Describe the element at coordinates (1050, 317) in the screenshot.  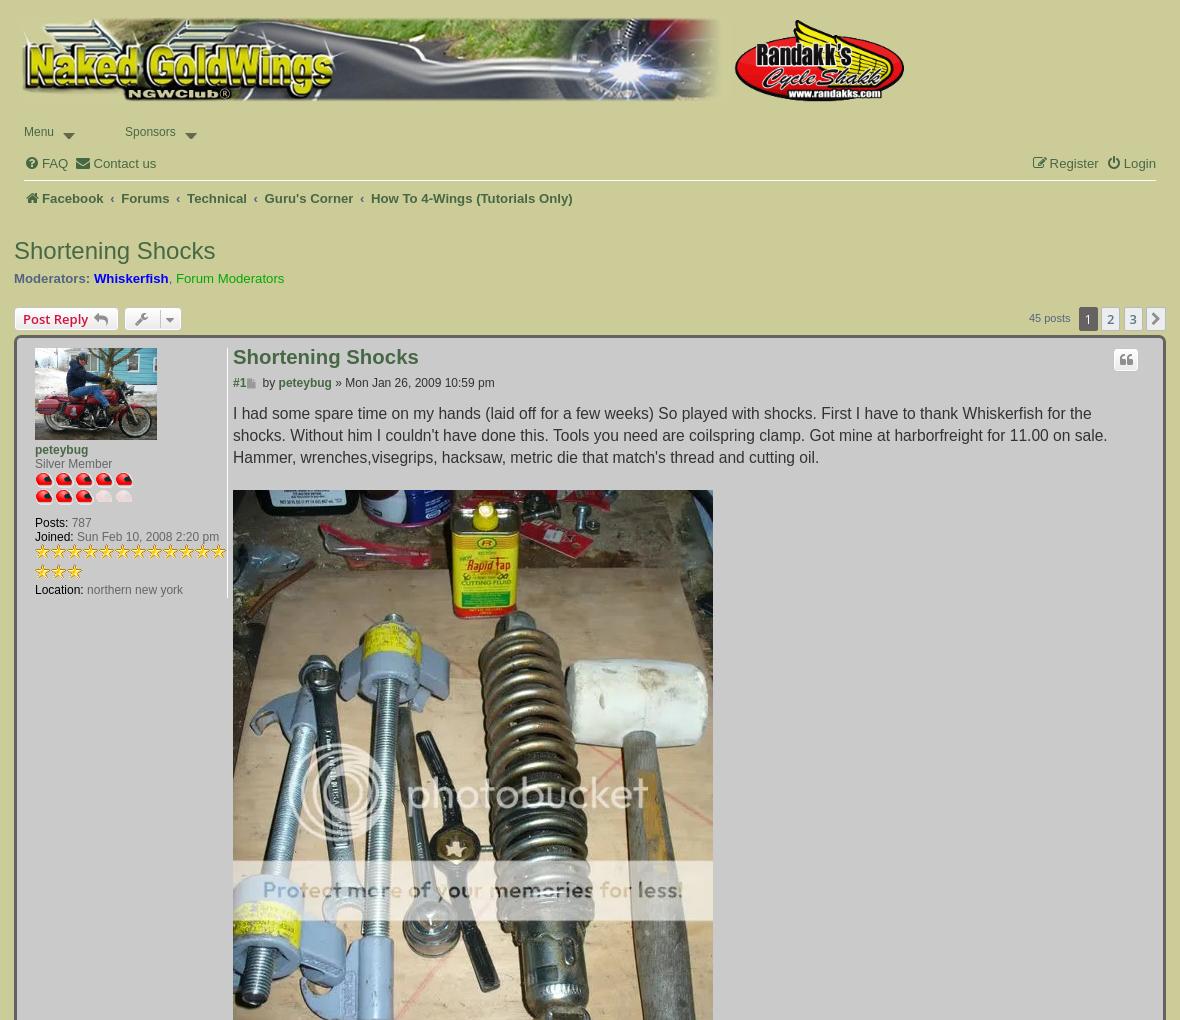
I see `'45 posts'` at that location.